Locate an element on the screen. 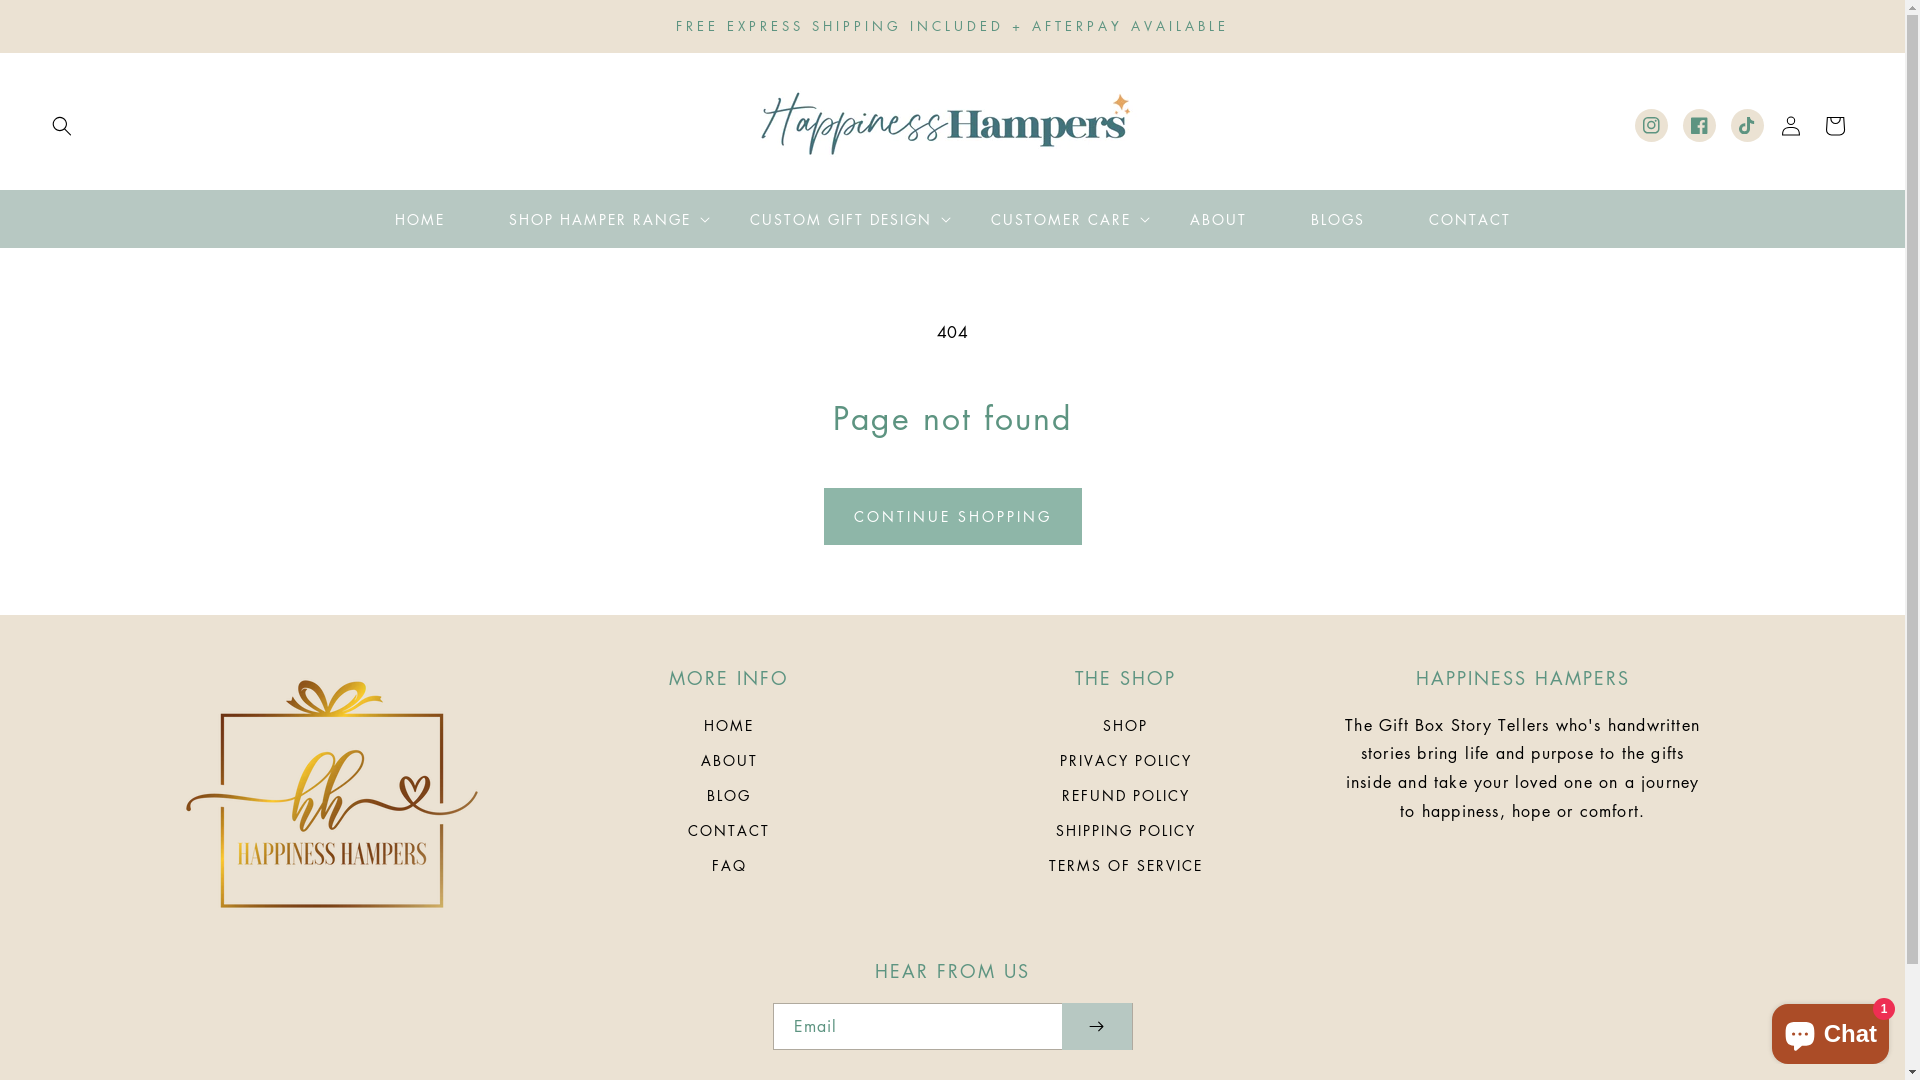 This screenshot has height=1080, width=1920. 'PRIVACY POLICY' is located at coordinates (1126, 760).